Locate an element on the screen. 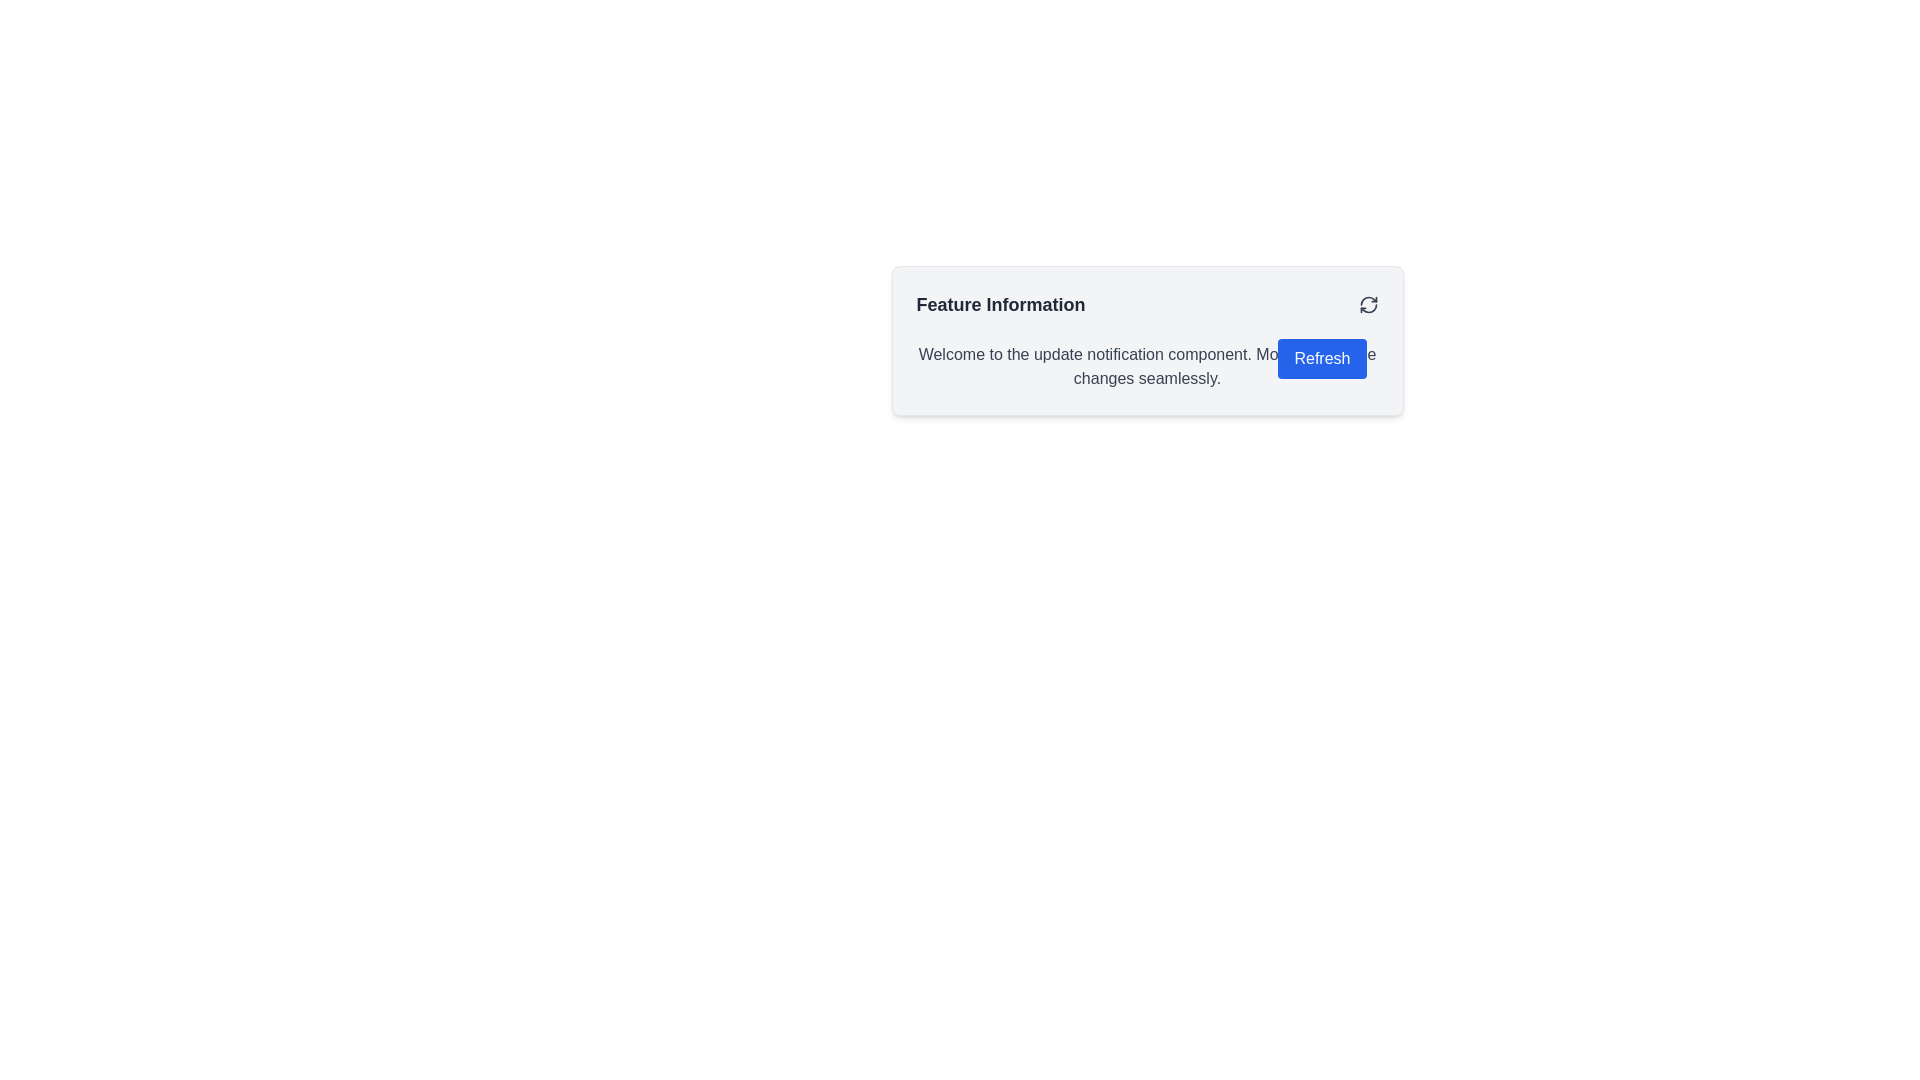 The width and height of the screenshot is (1920, 1080). the refresh button located at the bottom-right corner of the notification panel to observe the styling change is located at coordinates (1322, 357).